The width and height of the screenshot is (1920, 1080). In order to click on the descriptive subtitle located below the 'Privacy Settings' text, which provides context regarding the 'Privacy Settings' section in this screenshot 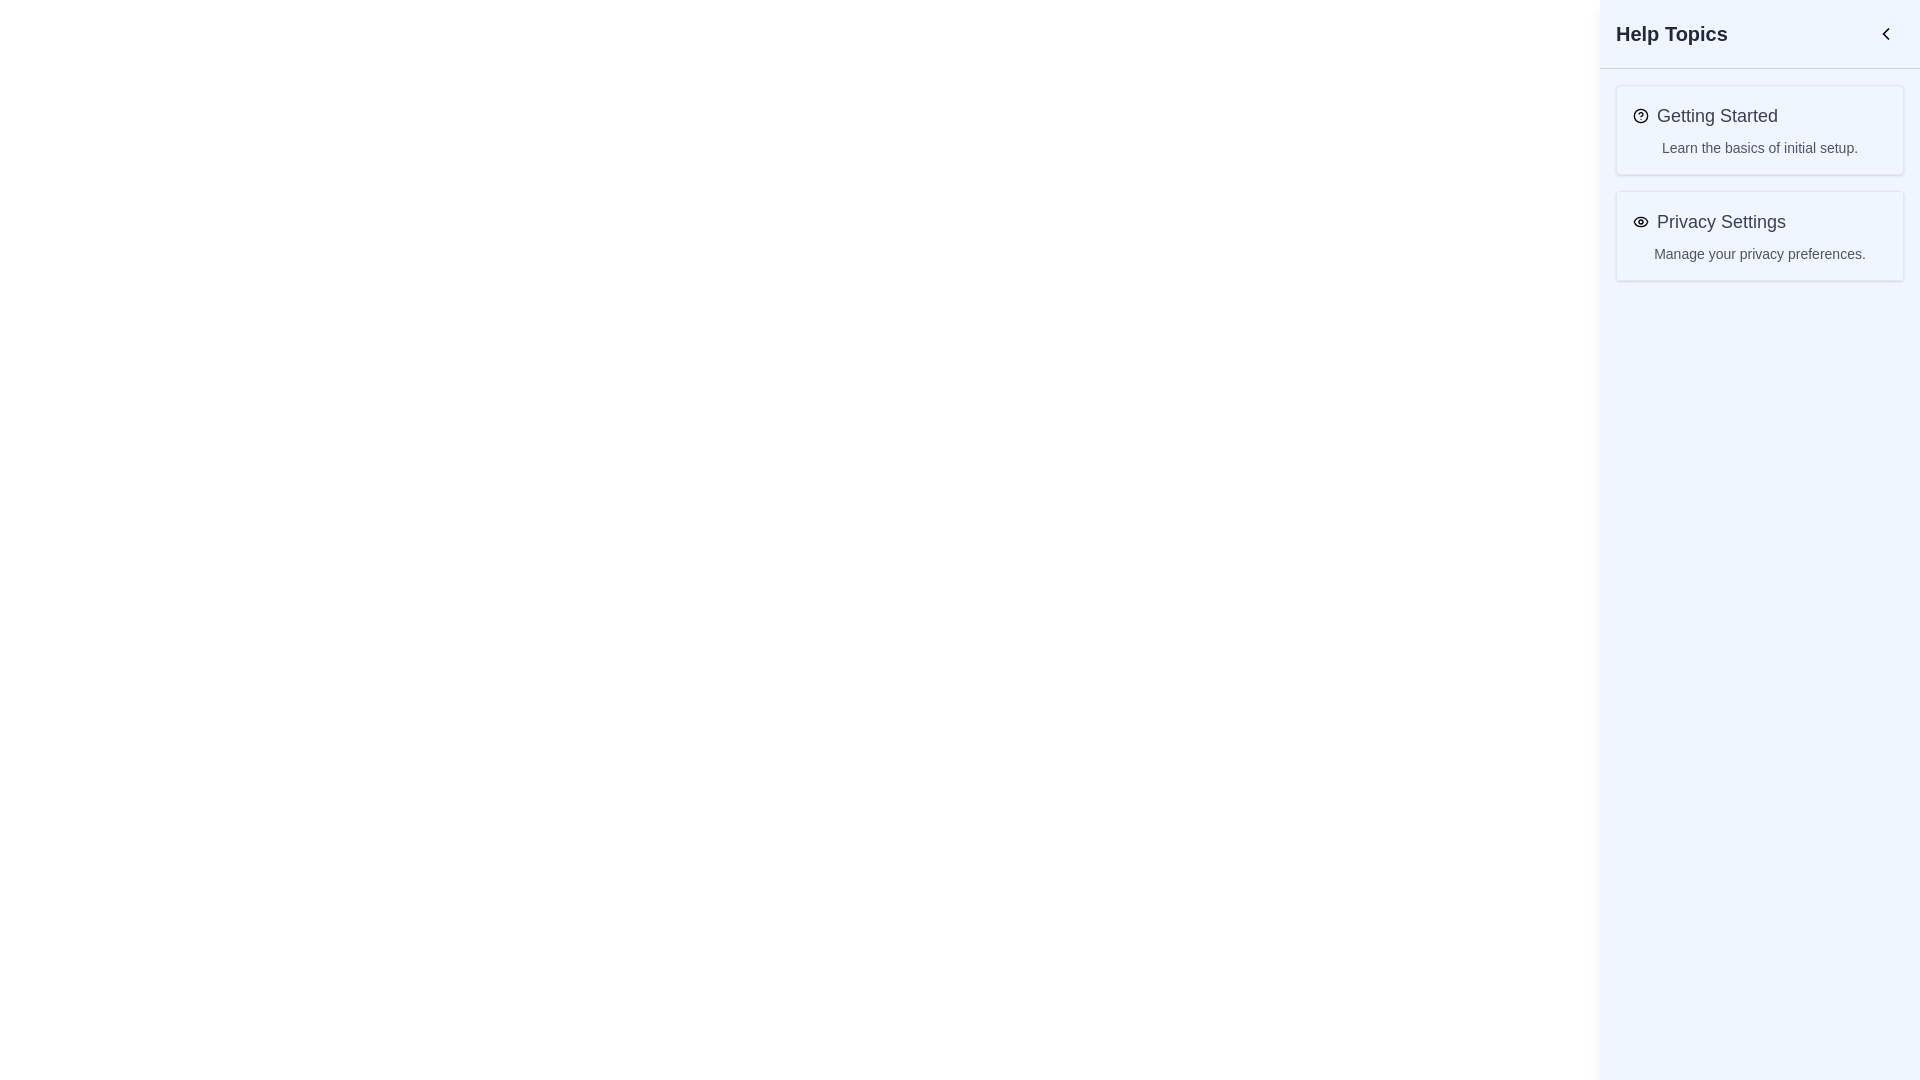, I will do `click(1760, 253)`.